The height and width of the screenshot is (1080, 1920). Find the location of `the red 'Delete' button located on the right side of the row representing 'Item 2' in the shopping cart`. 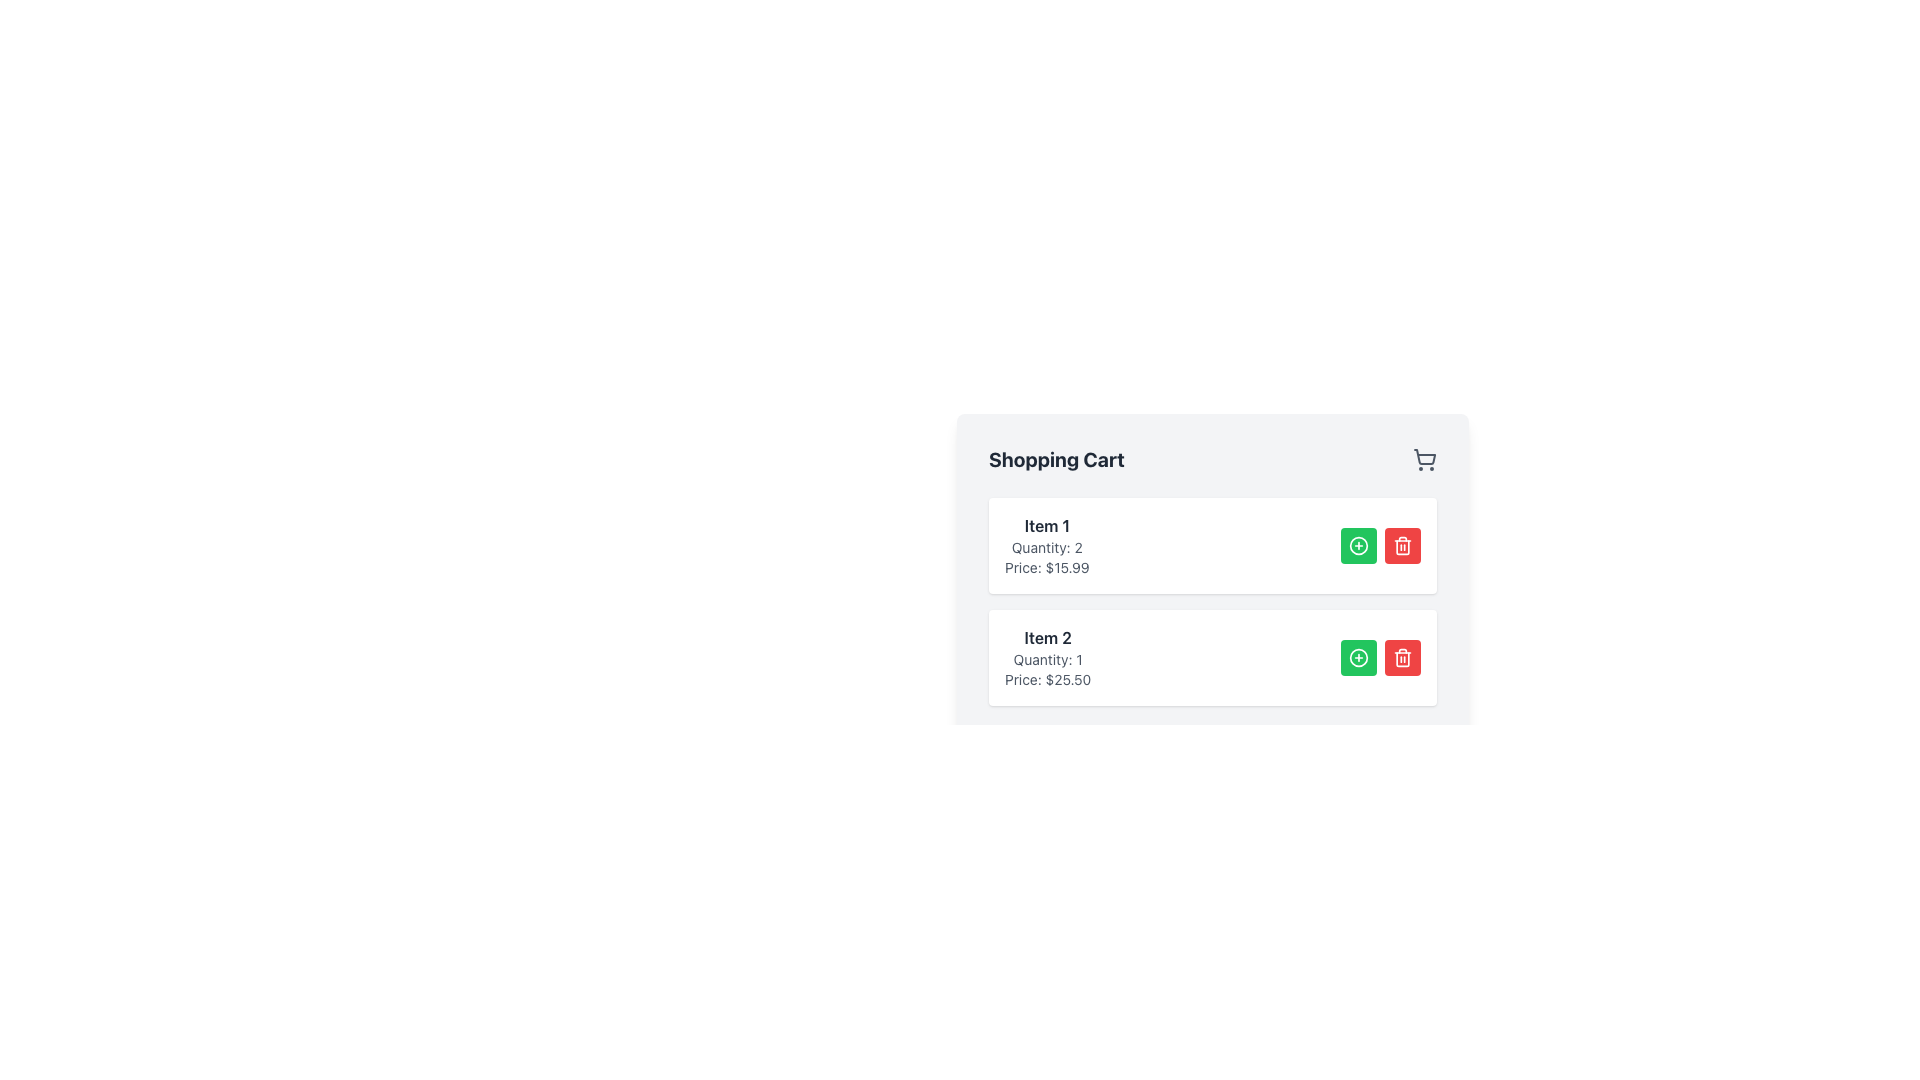

the red 'Delete' button located on the right side of the row representing 'Item 2' in the shopping cart is located at coordinates (1401, 658).